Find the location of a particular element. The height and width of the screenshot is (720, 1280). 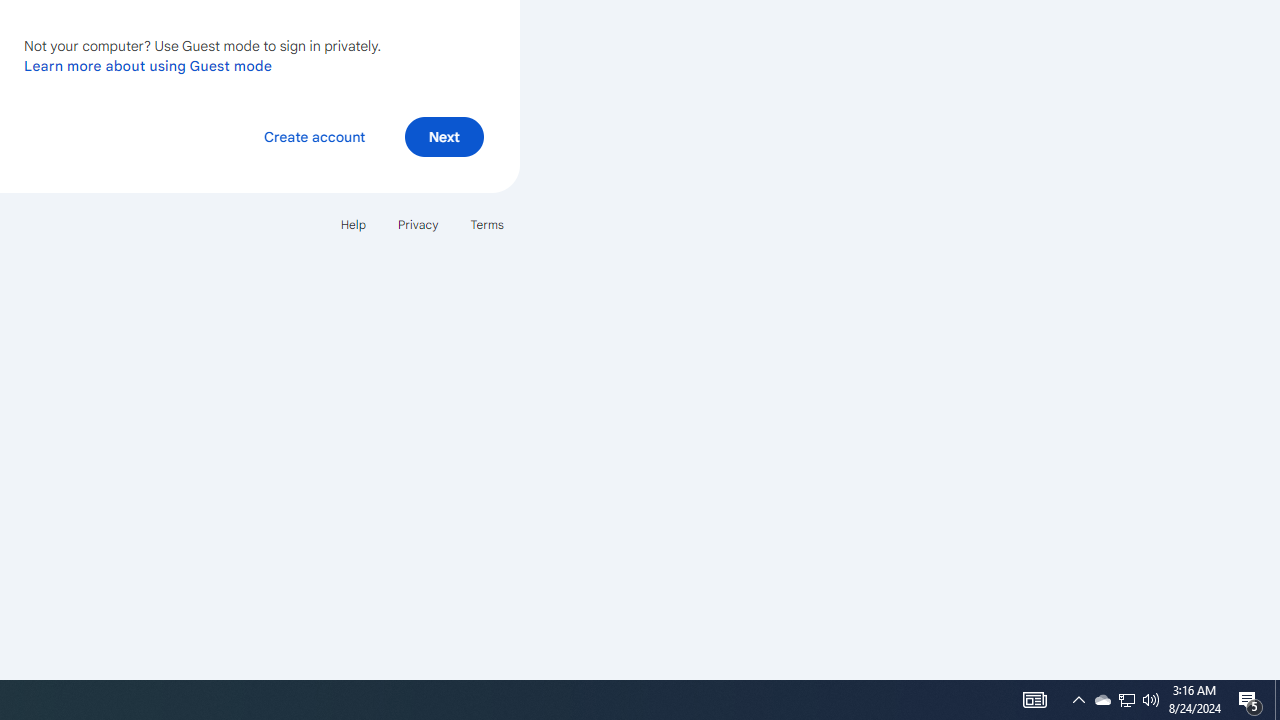

'Learn more about using Guest mode' is located at coordinates (147, 64).